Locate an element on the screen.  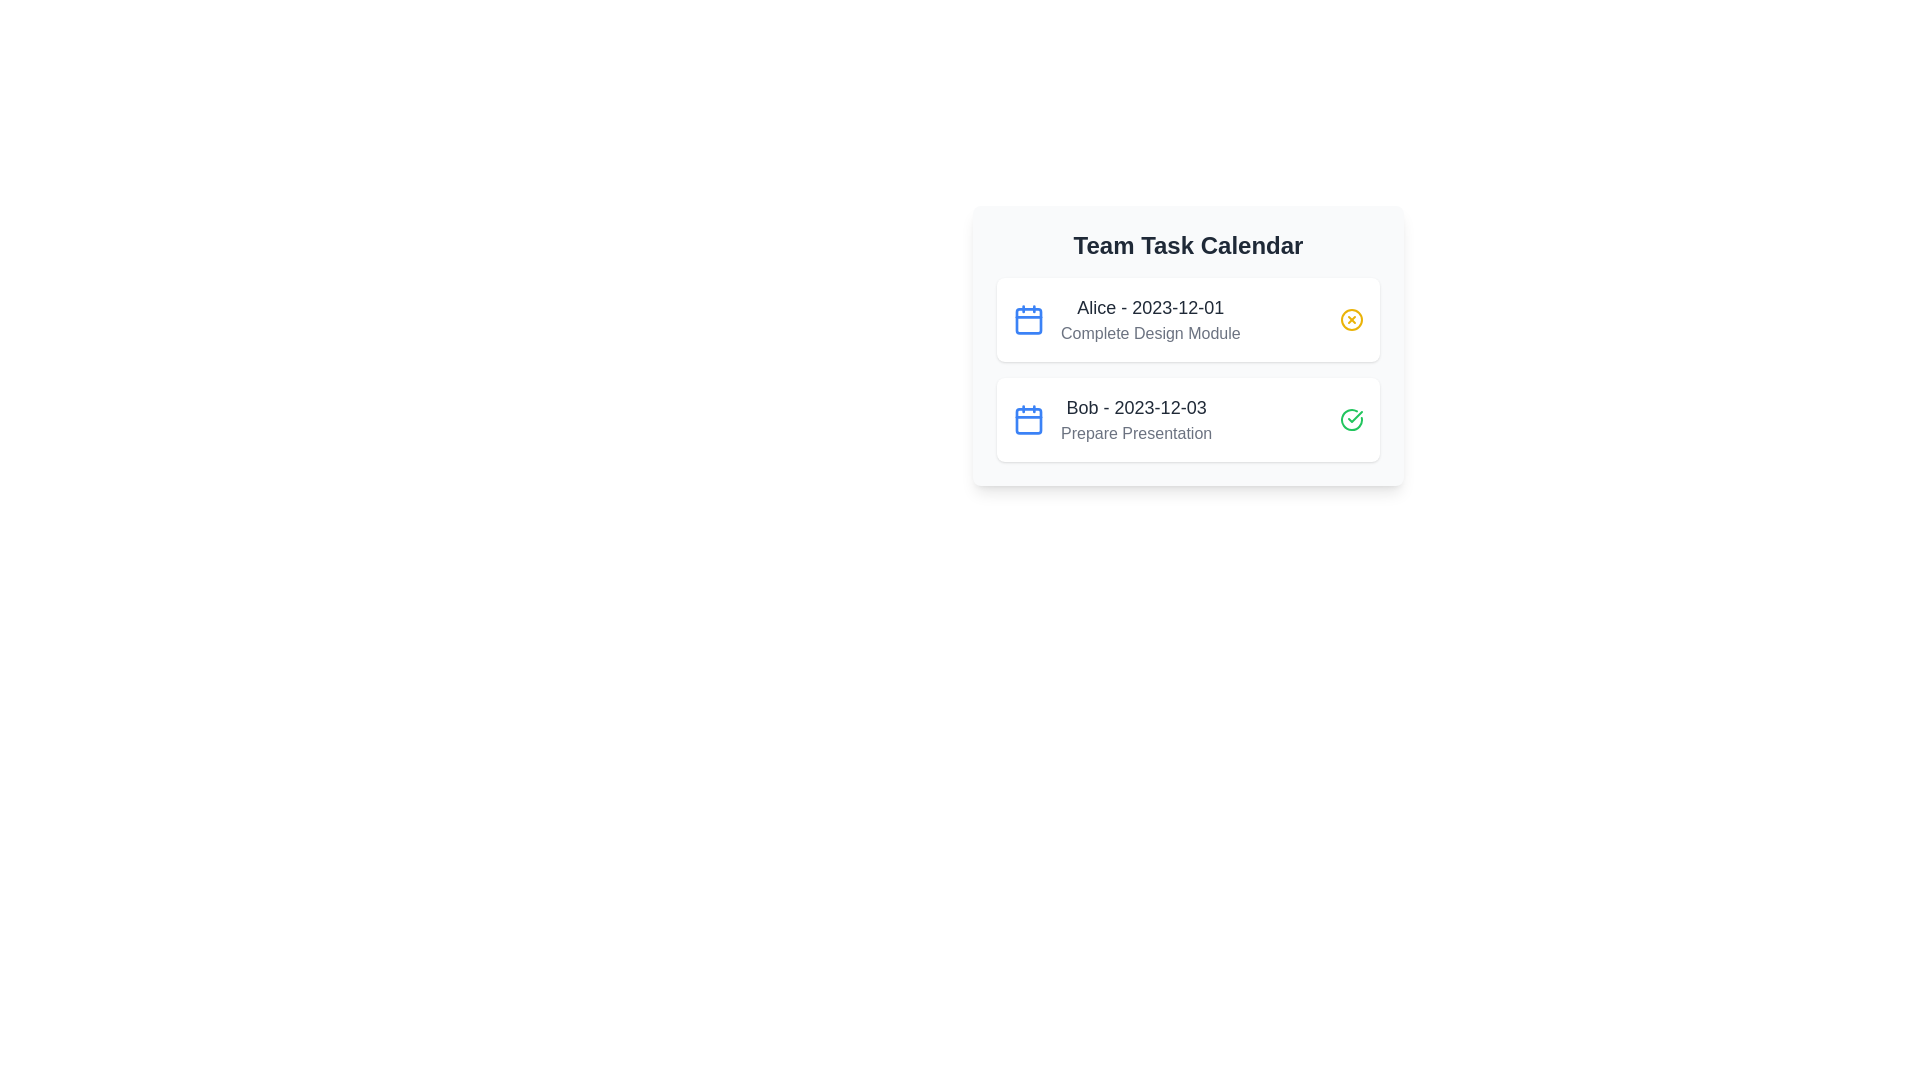
the task corresponding to Alice - 2023-12-01 to view its details is located at coordinates (1188, 319).